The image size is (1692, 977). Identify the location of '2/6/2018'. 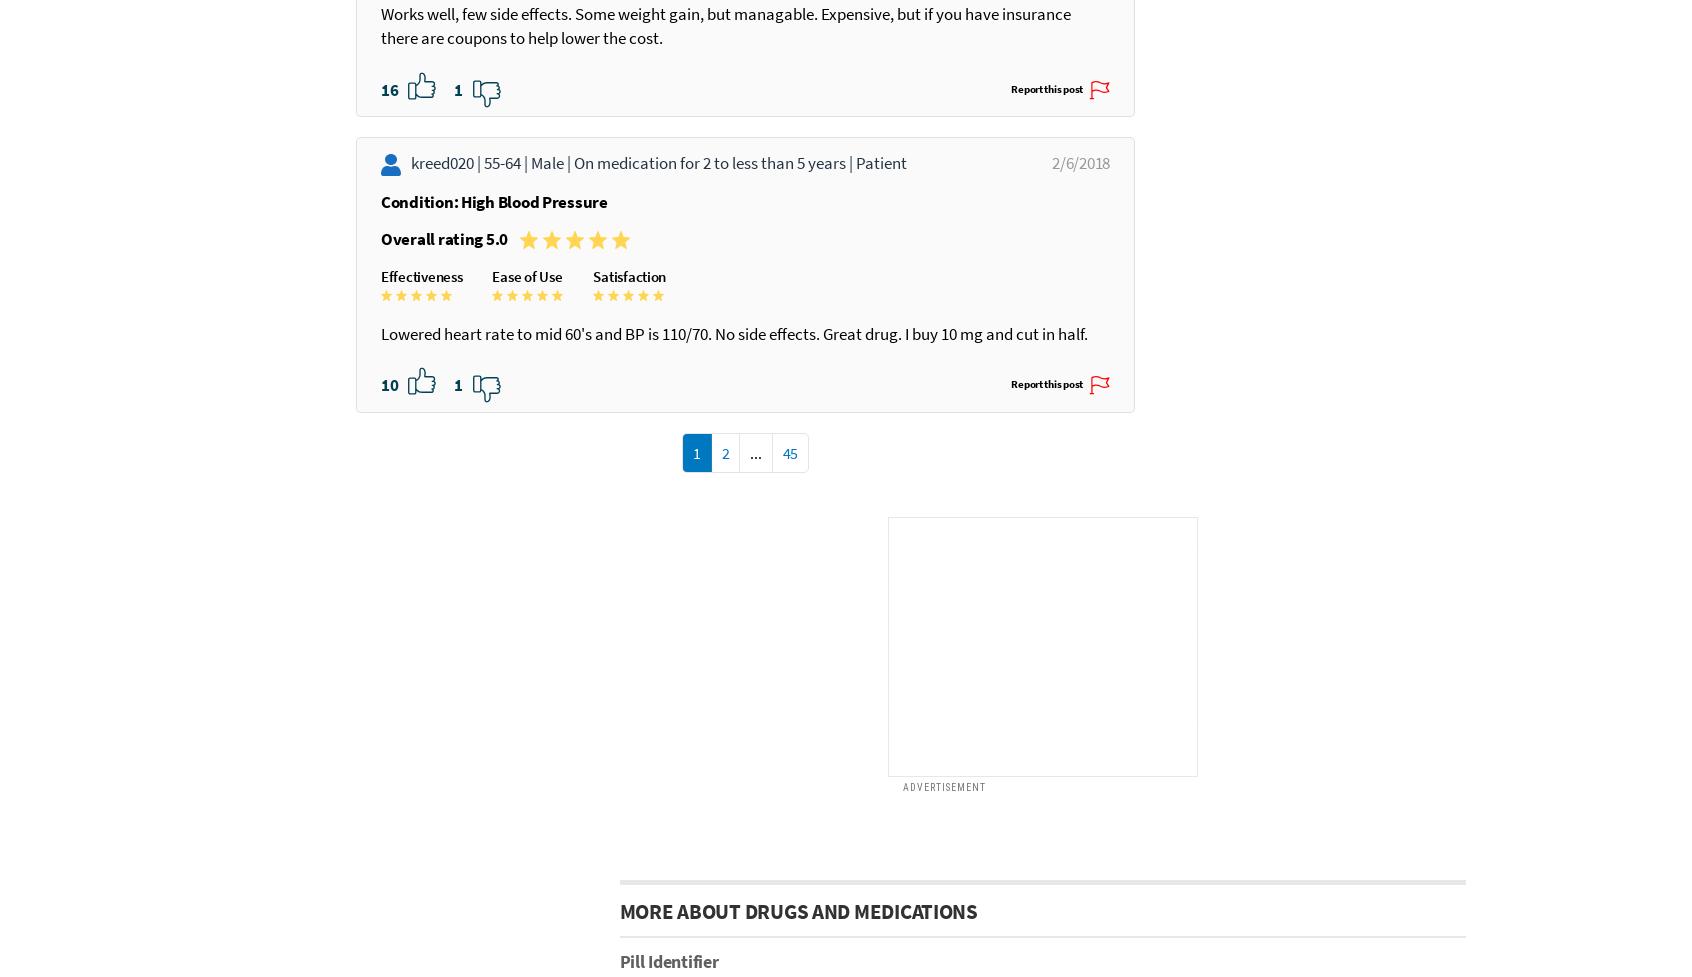
(1054, 332).